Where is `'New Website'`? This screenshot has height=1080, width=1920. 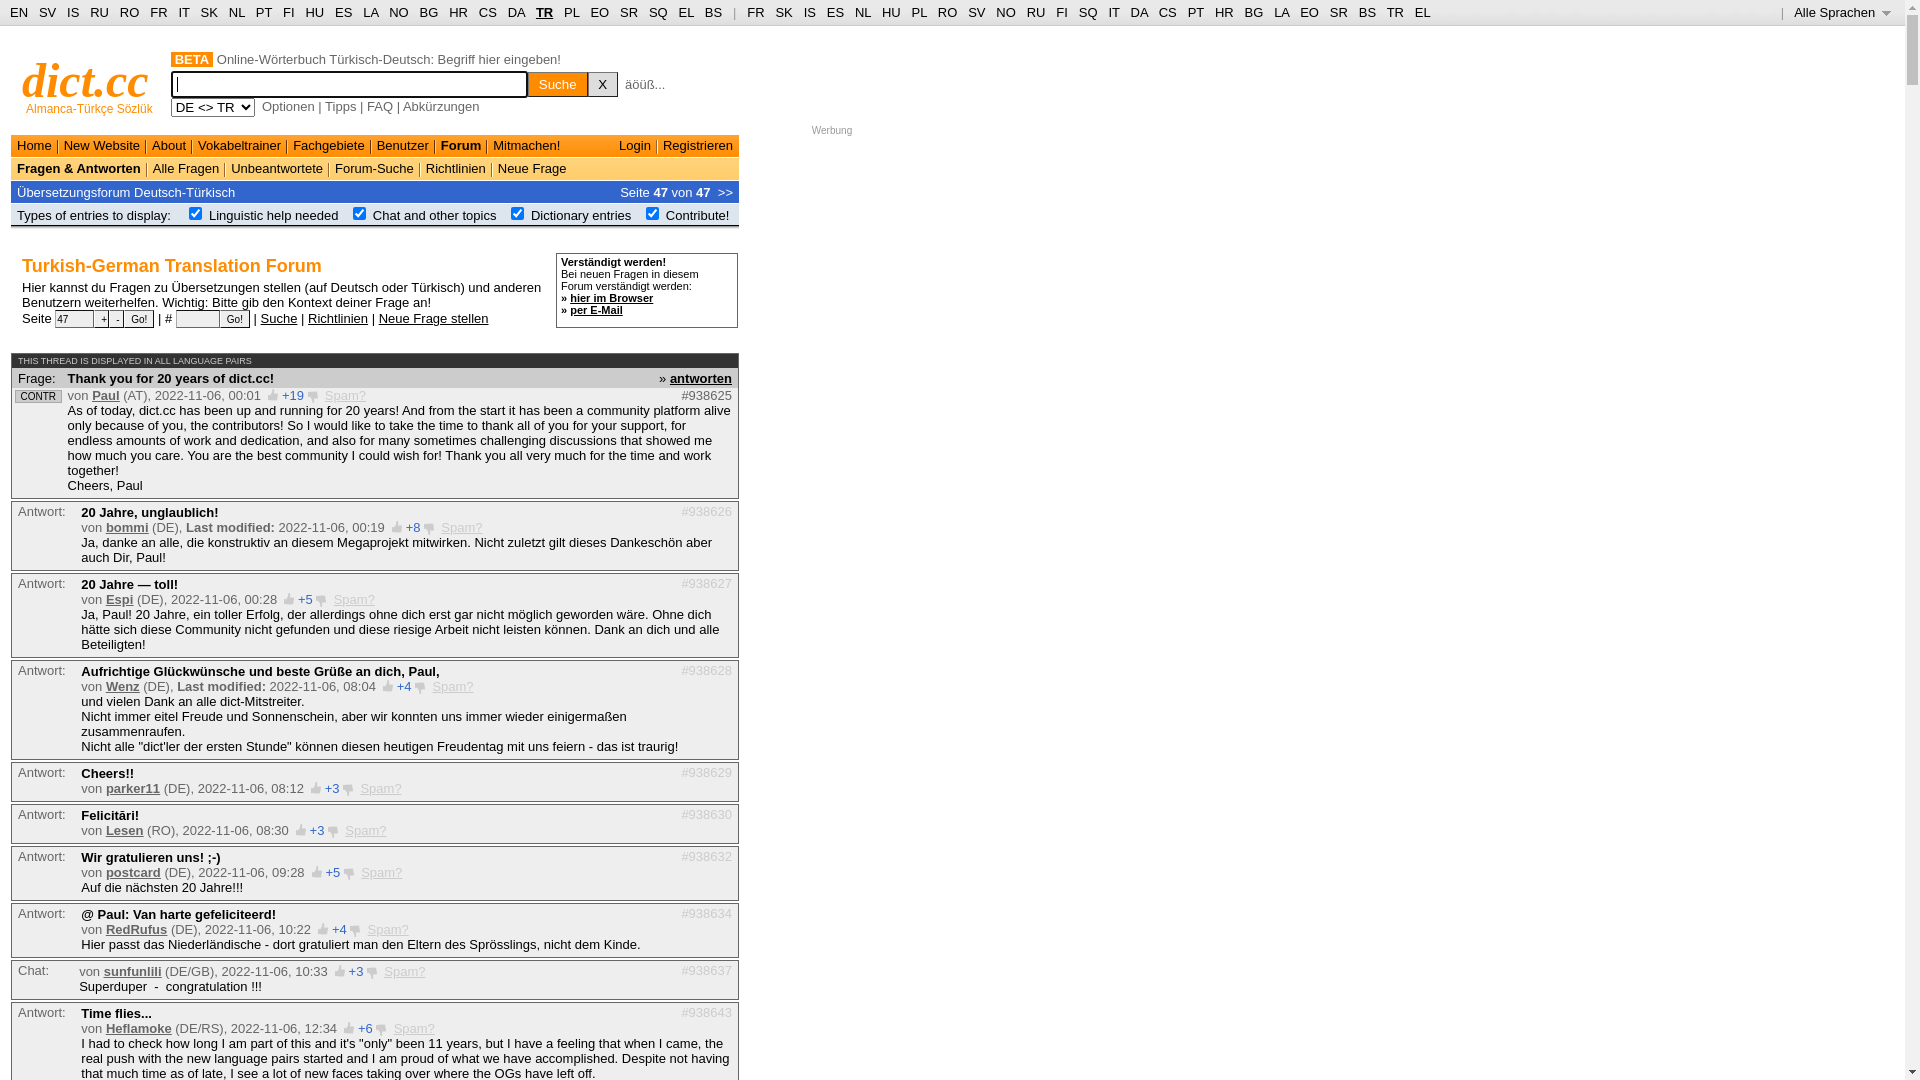 'New Website' is located at coordinates (63, 144).